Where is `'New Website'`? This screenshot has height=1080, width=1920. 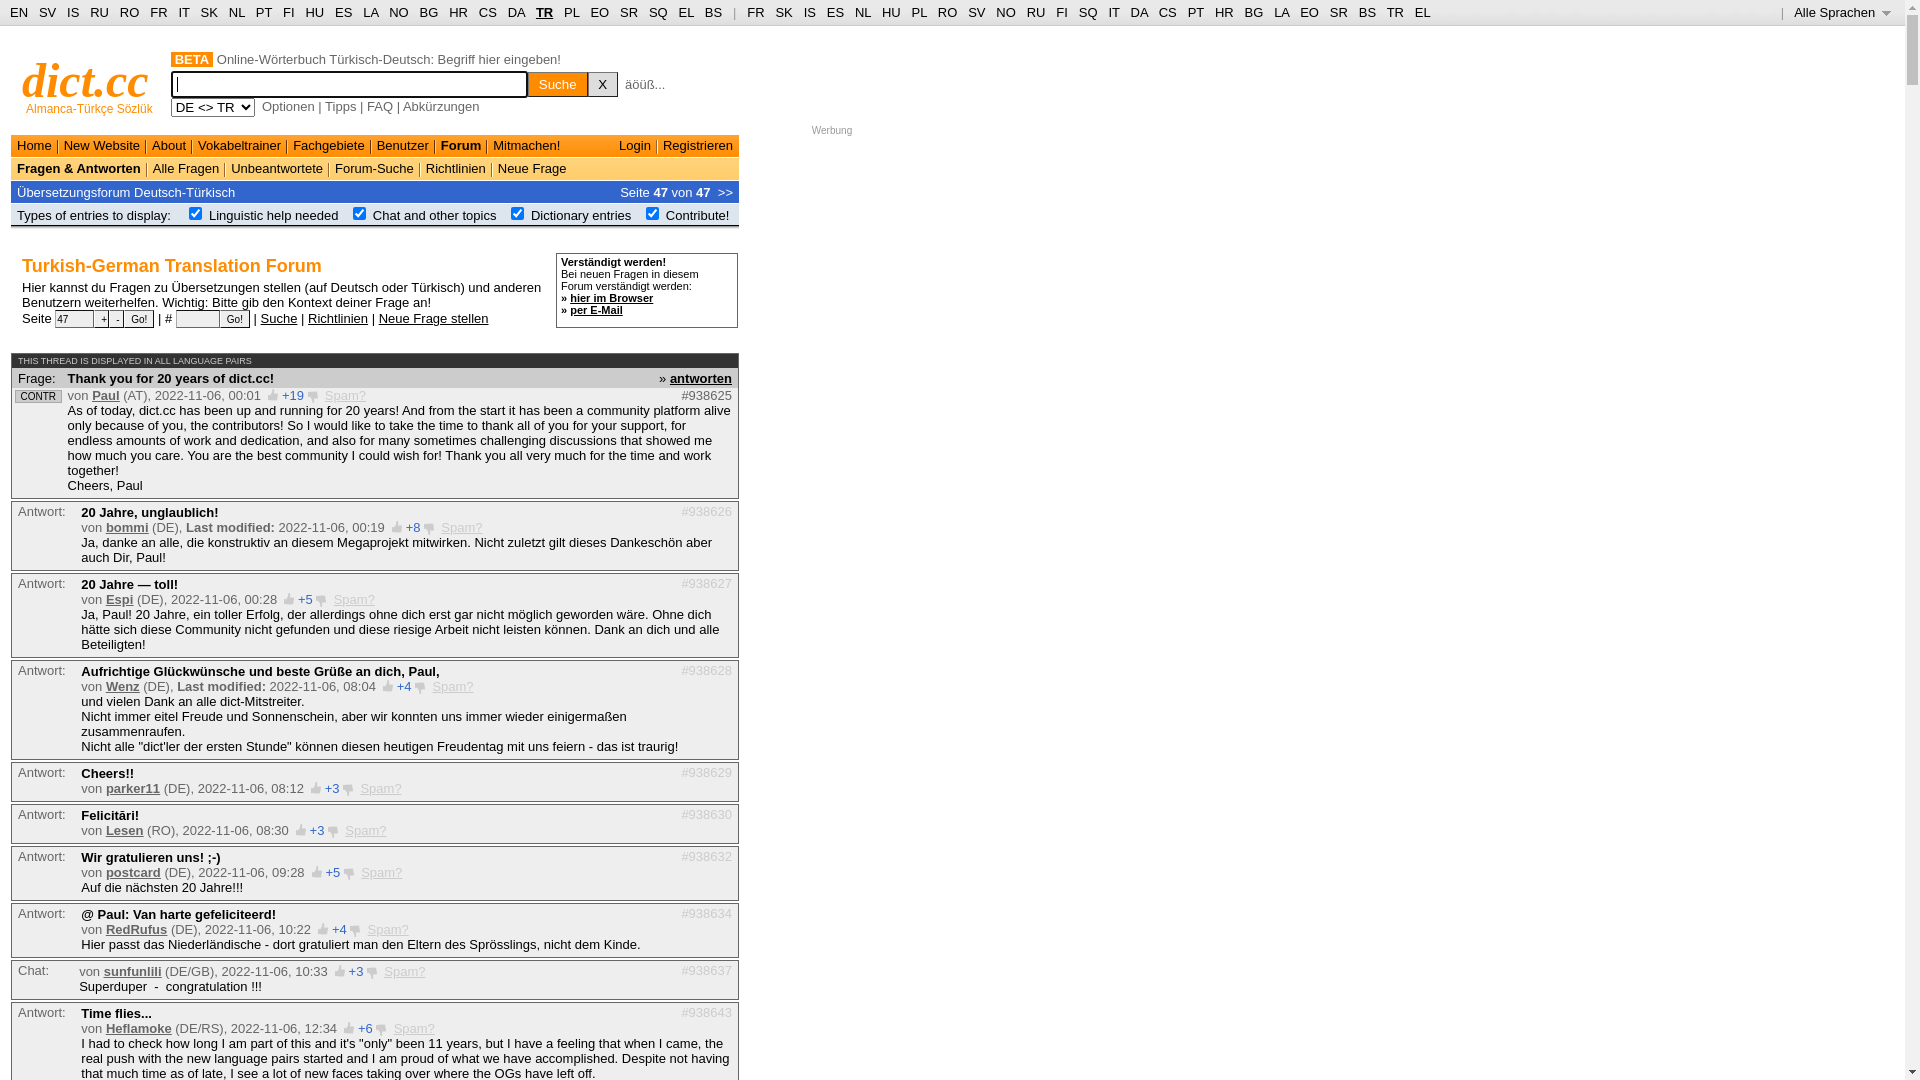 'New Website' is located at coordinates (63, 144).